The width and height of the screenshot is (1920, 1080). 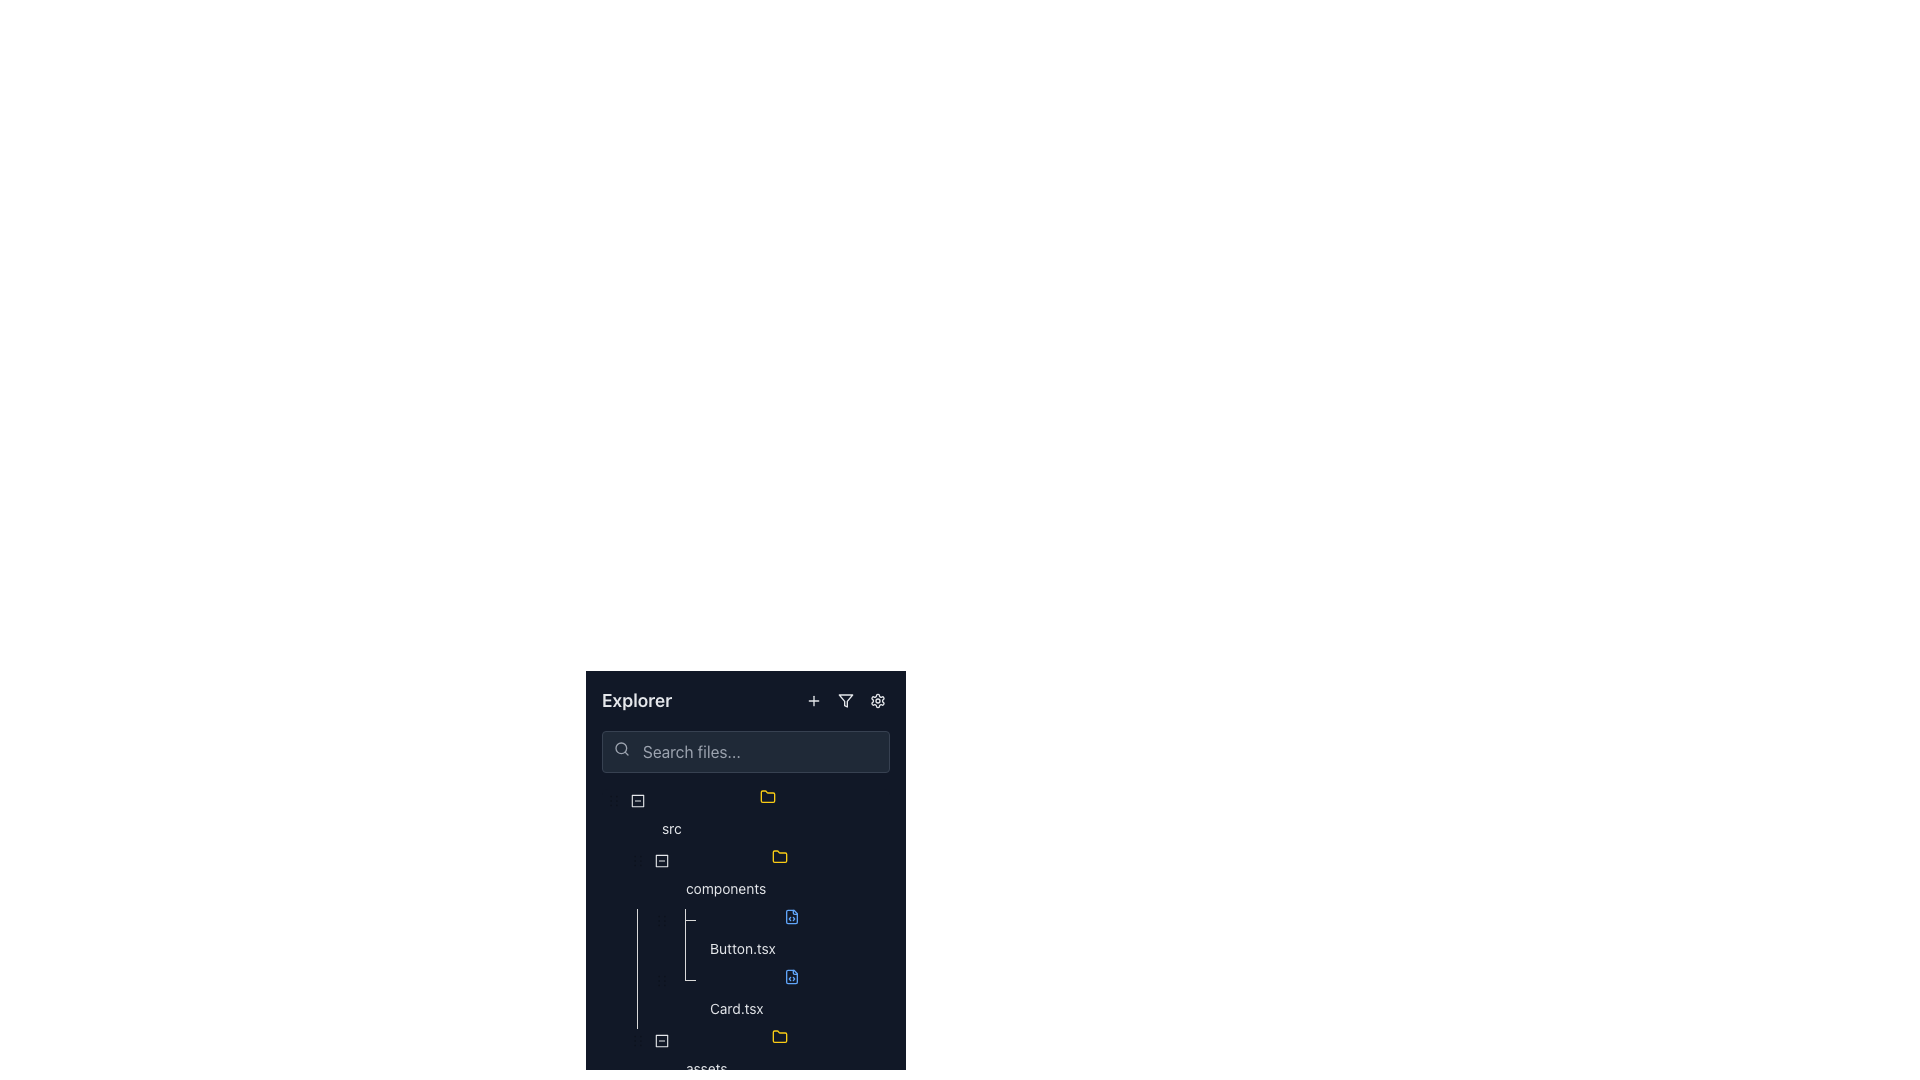 What do you see at coordinates (624, 937) in the screenshot?
I see `vertical indentation visual marker for the file 'Button.tsx' in the 'Explorer' panel, which is styled in a dark theme and is part of the tree view structure` at bounding box center [624, 937].